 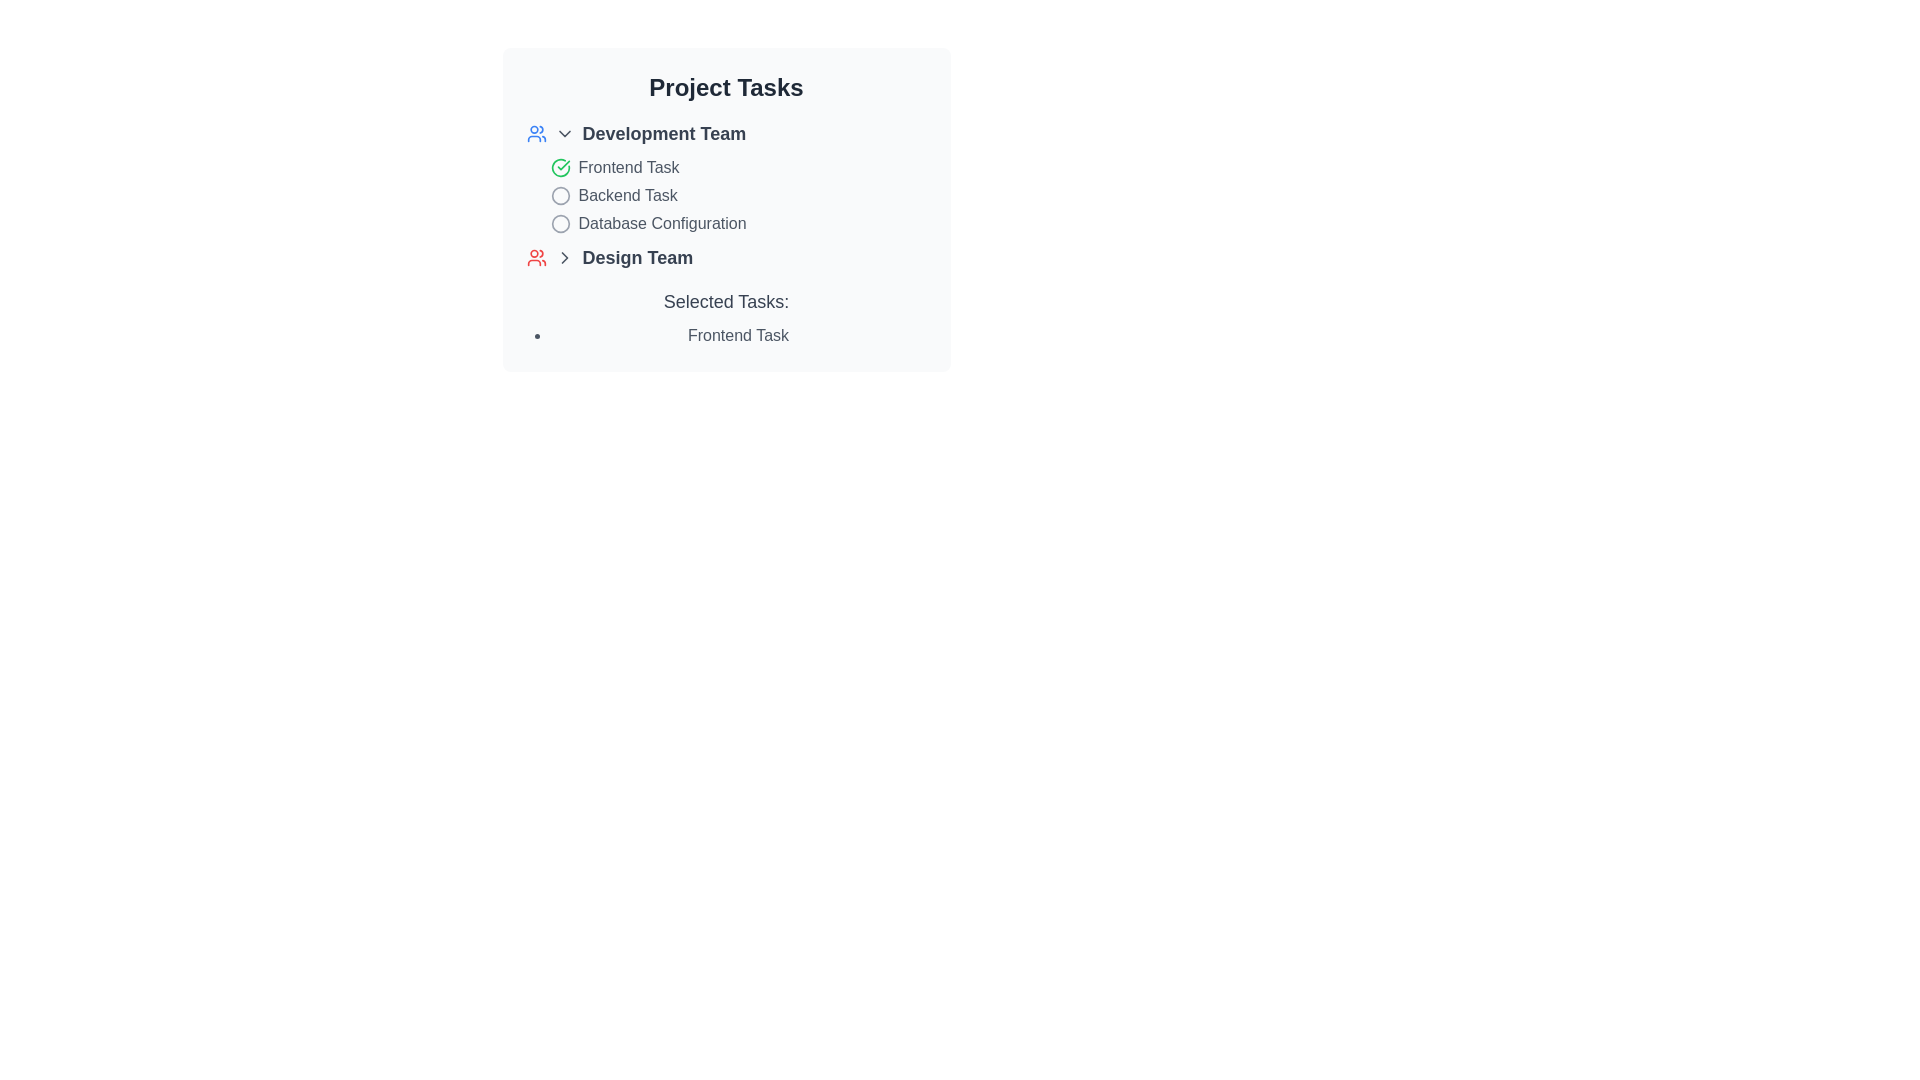 I want to click on the blue group of people icon located in the top-left corner of the 'Development Team' section, so click(x=536, y=134).